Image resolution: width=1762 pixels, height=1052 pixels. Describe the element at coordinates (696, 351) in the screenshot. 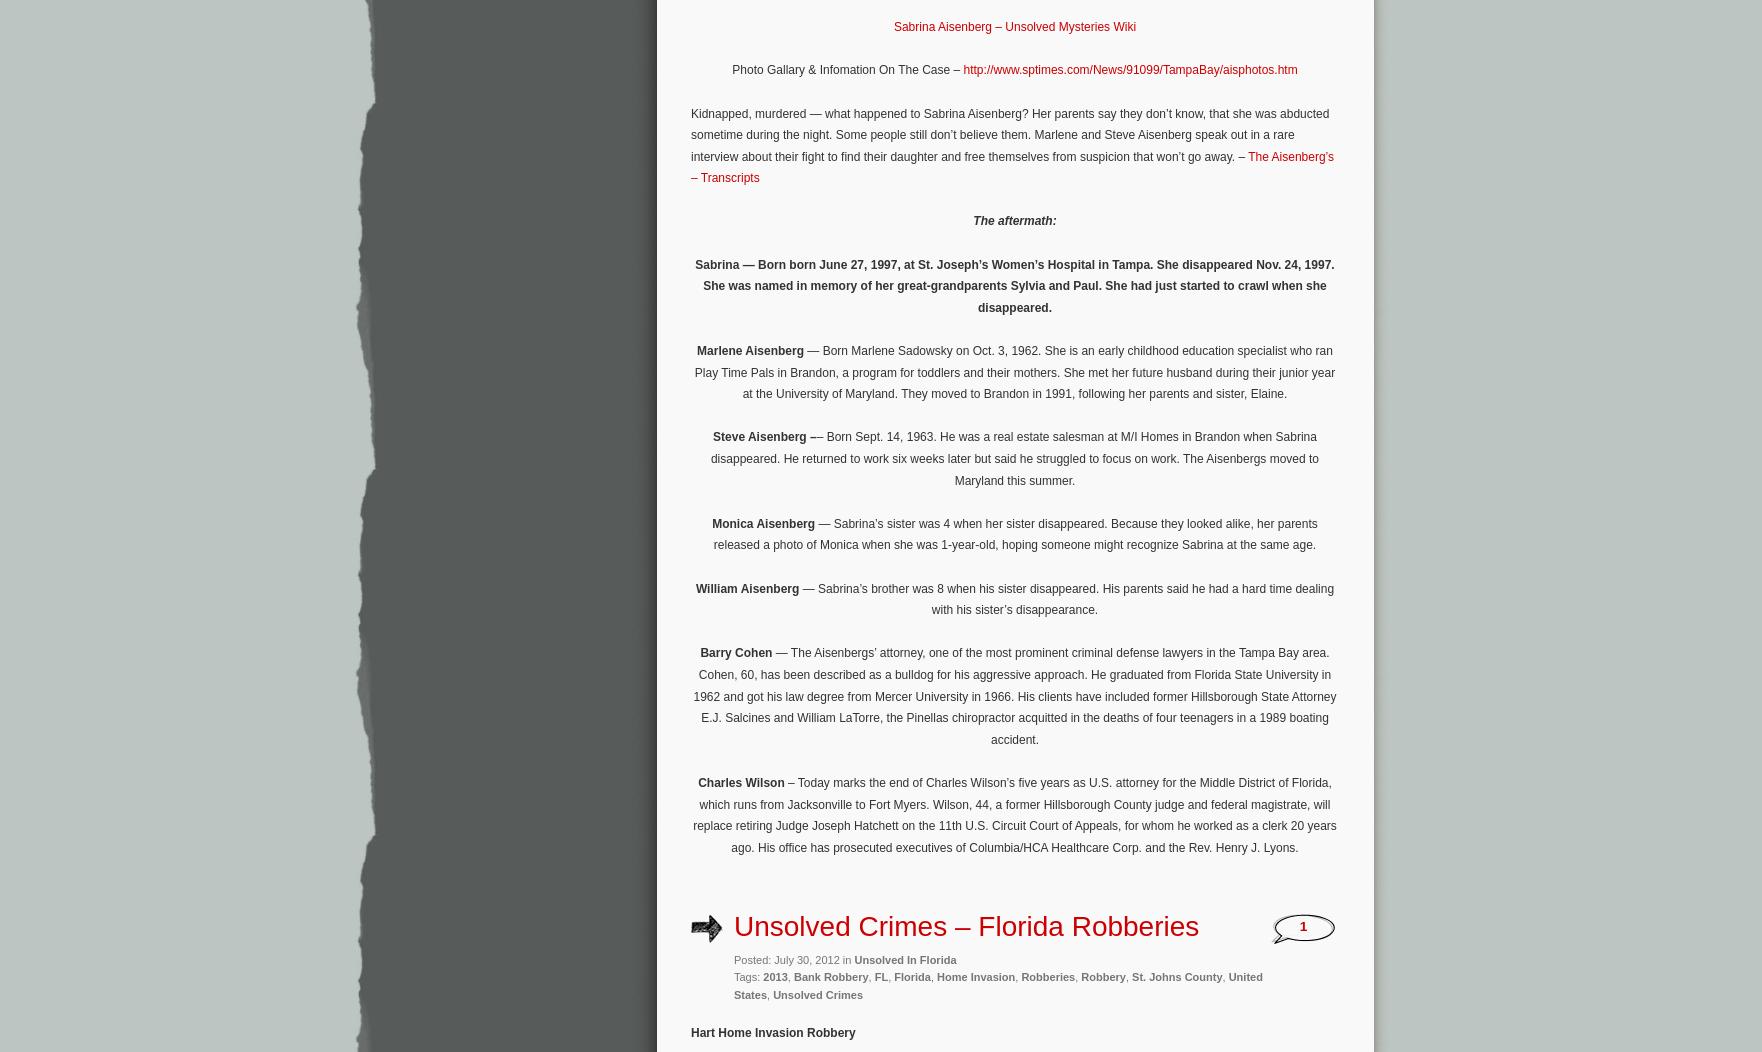

I see `'Marlene Aisenberg'` at that location.